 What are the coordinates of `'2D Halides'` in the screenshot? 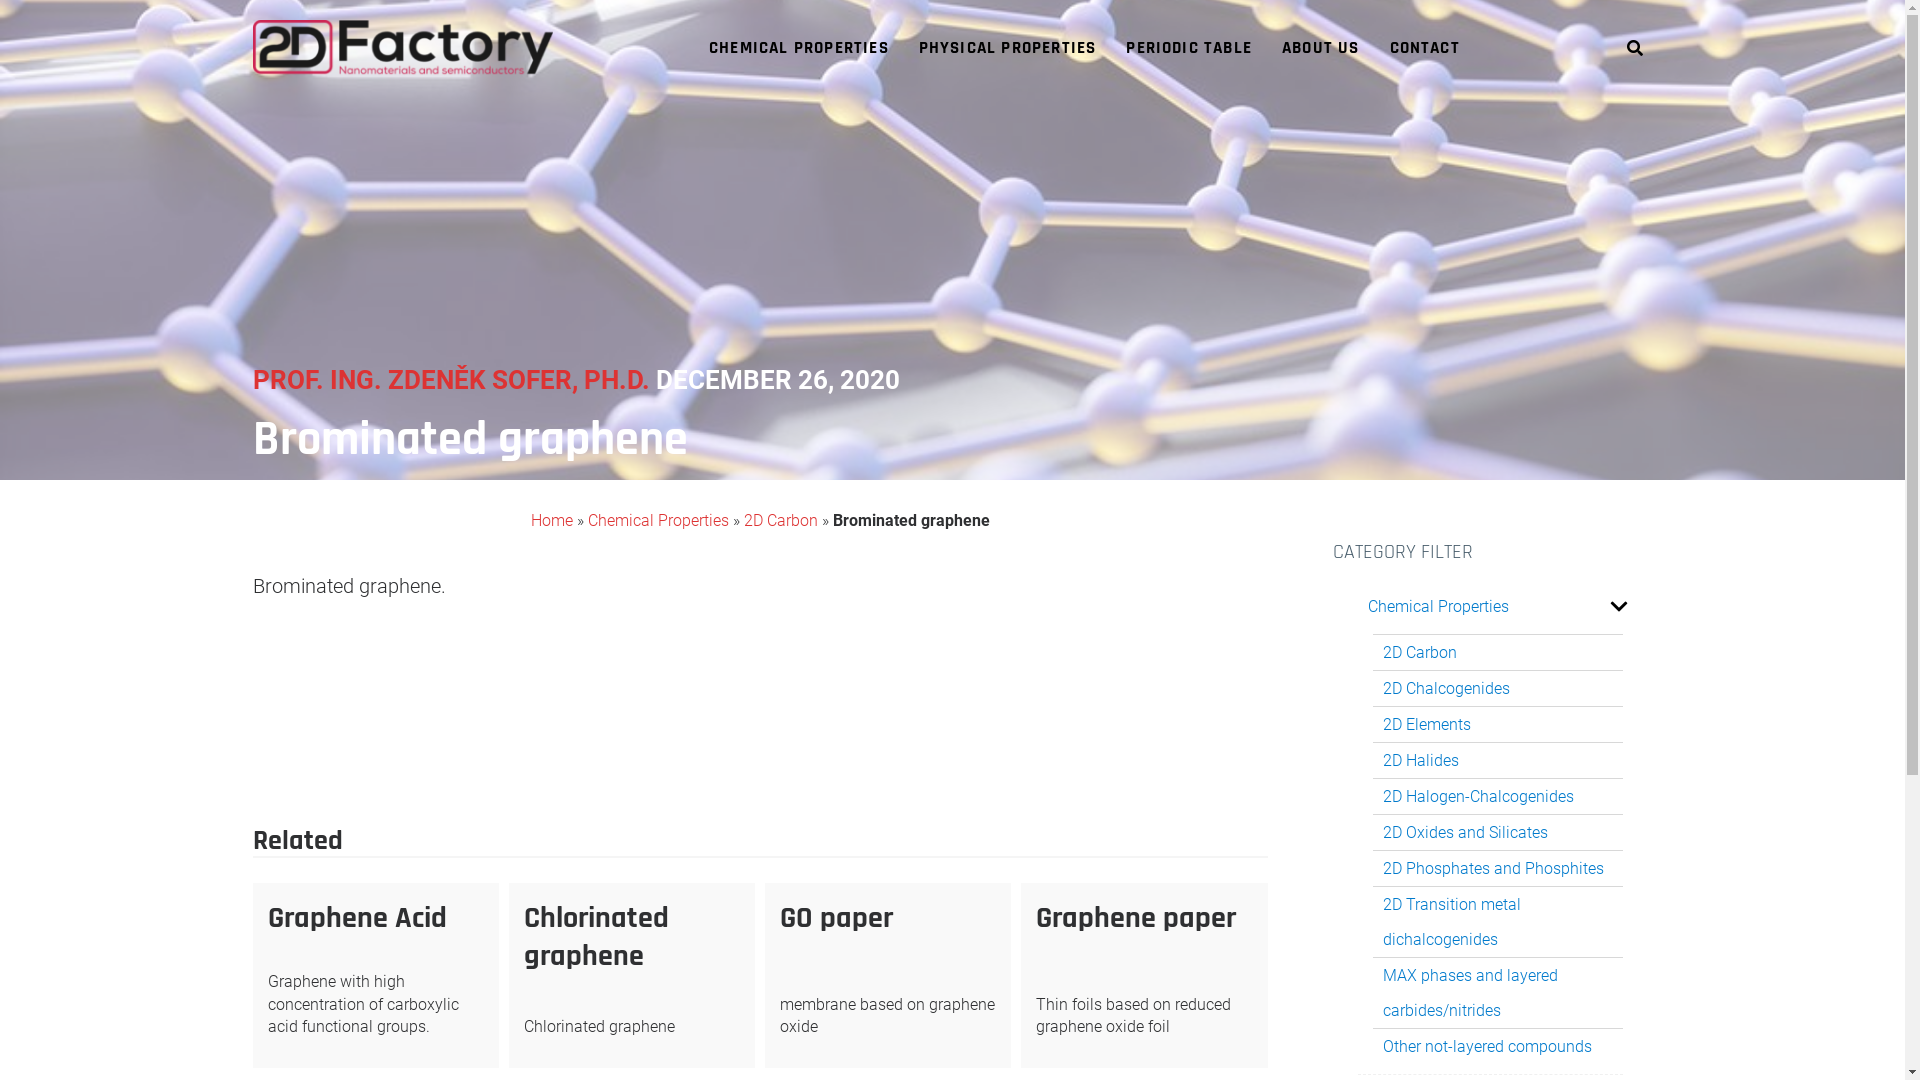 It's located at (1419, 760).